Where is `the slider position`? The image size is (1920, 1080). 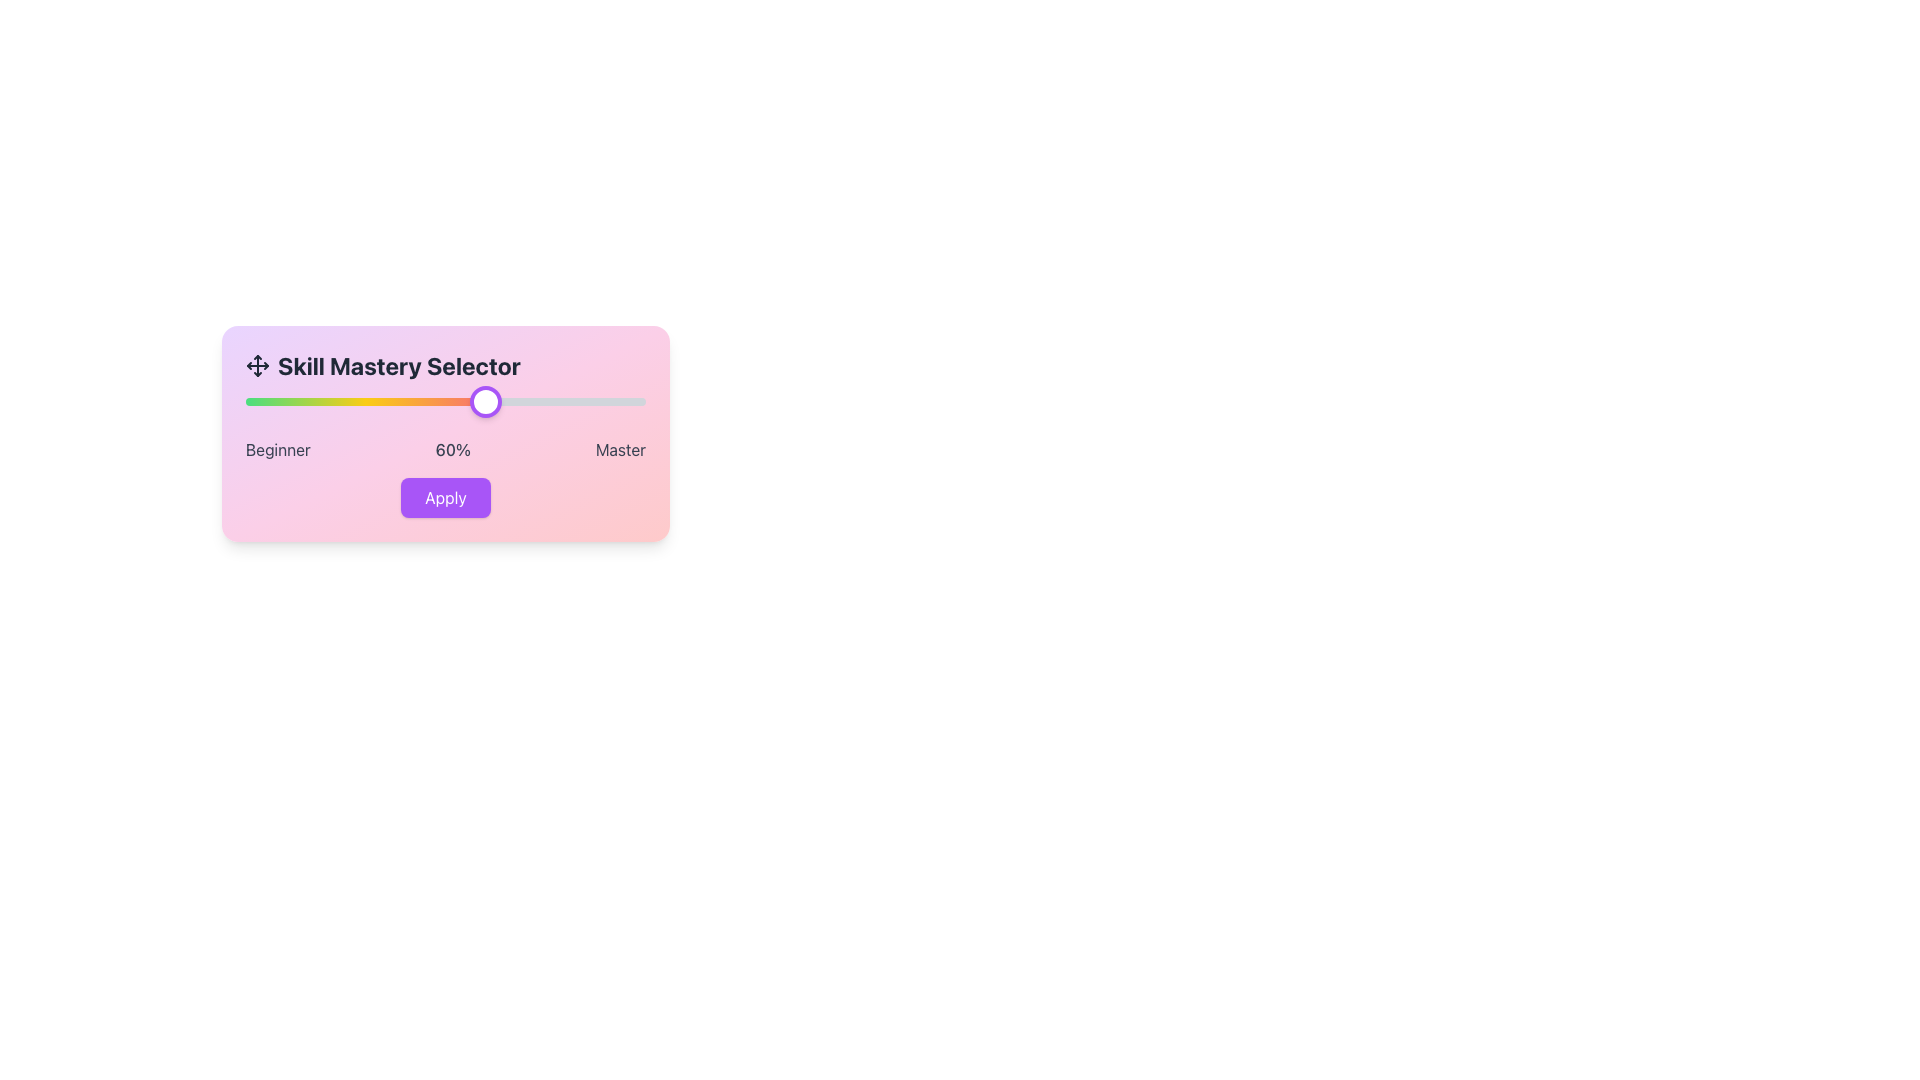
the slider position is located at coordinates (586, 401).